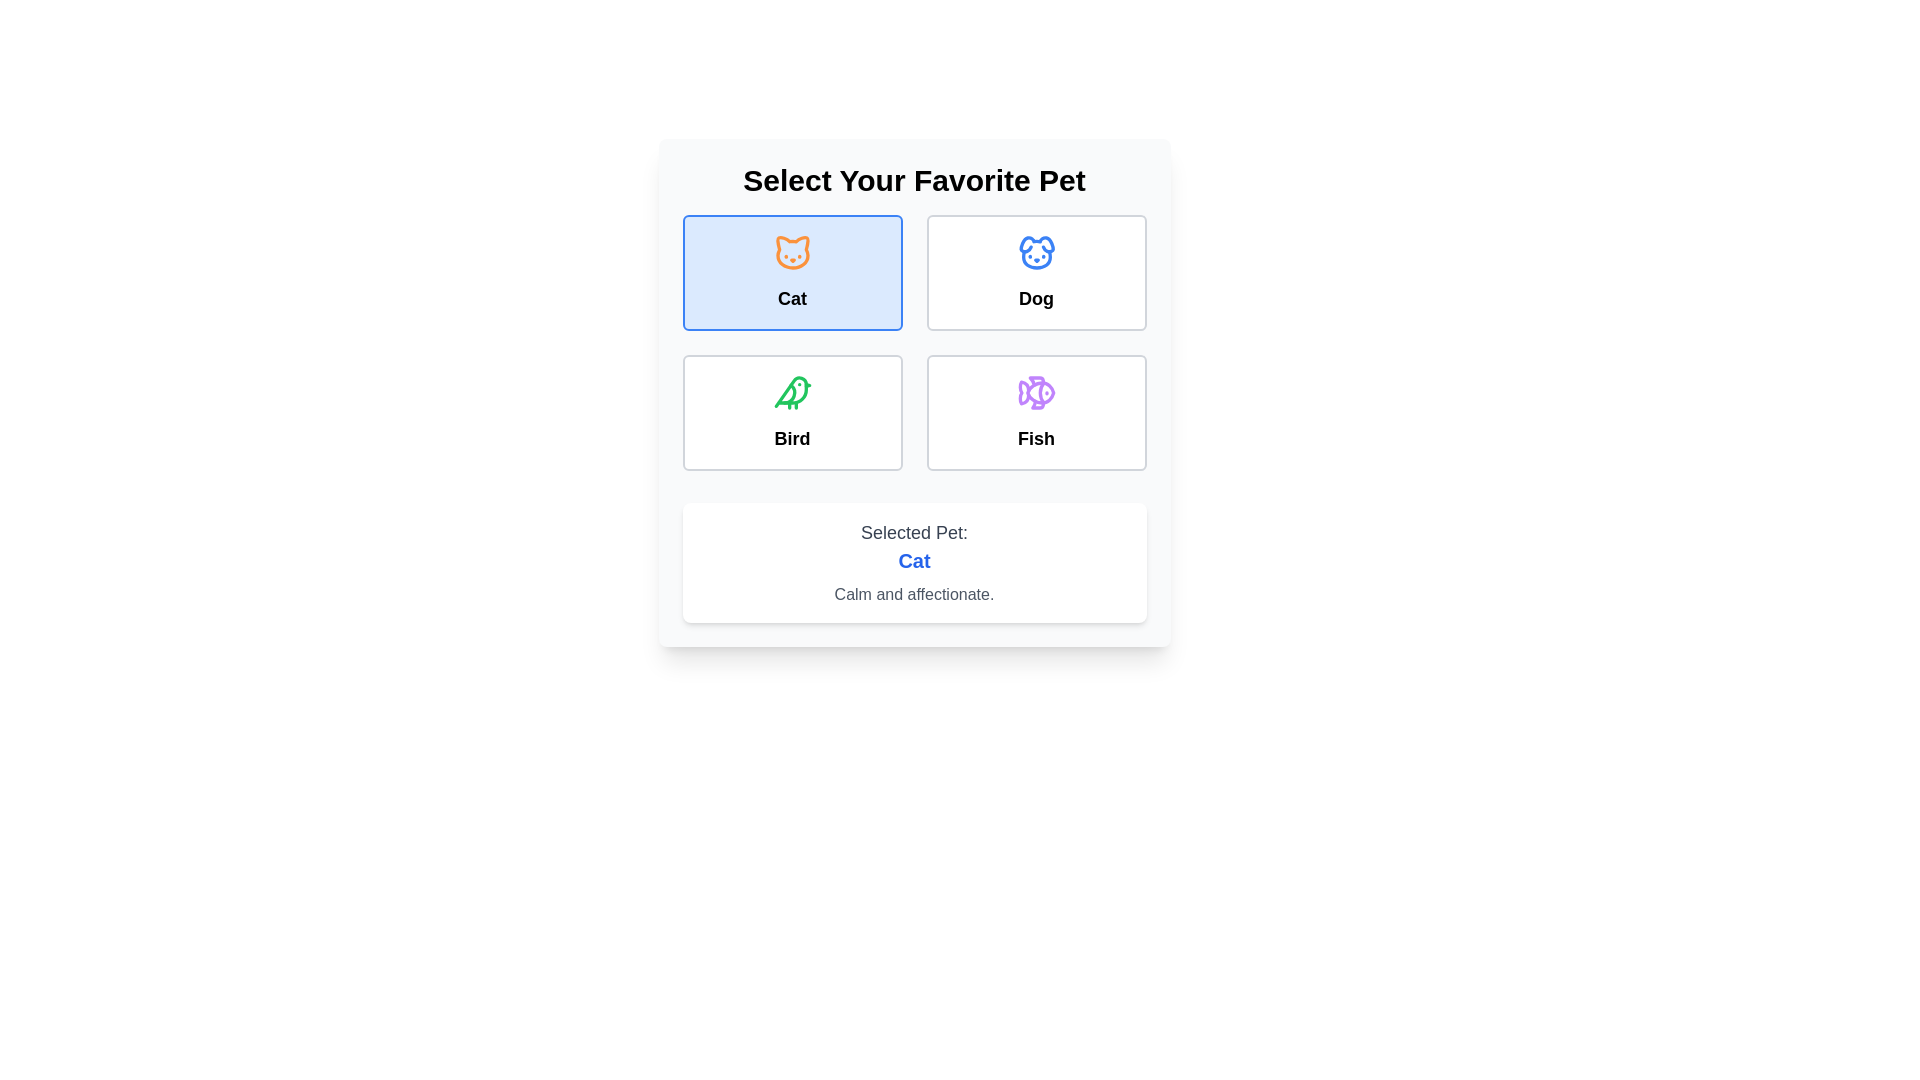 The height and width of the screenshot is (1080, 1920). Describe the element at coordinates (1040, 393) in the screenshot. I see `the decorative part of the fish icon in the SVG element, located in the bottom right of the four-option grid, below the 'Dog' option and to the right of the 'Bird' option` at that location.